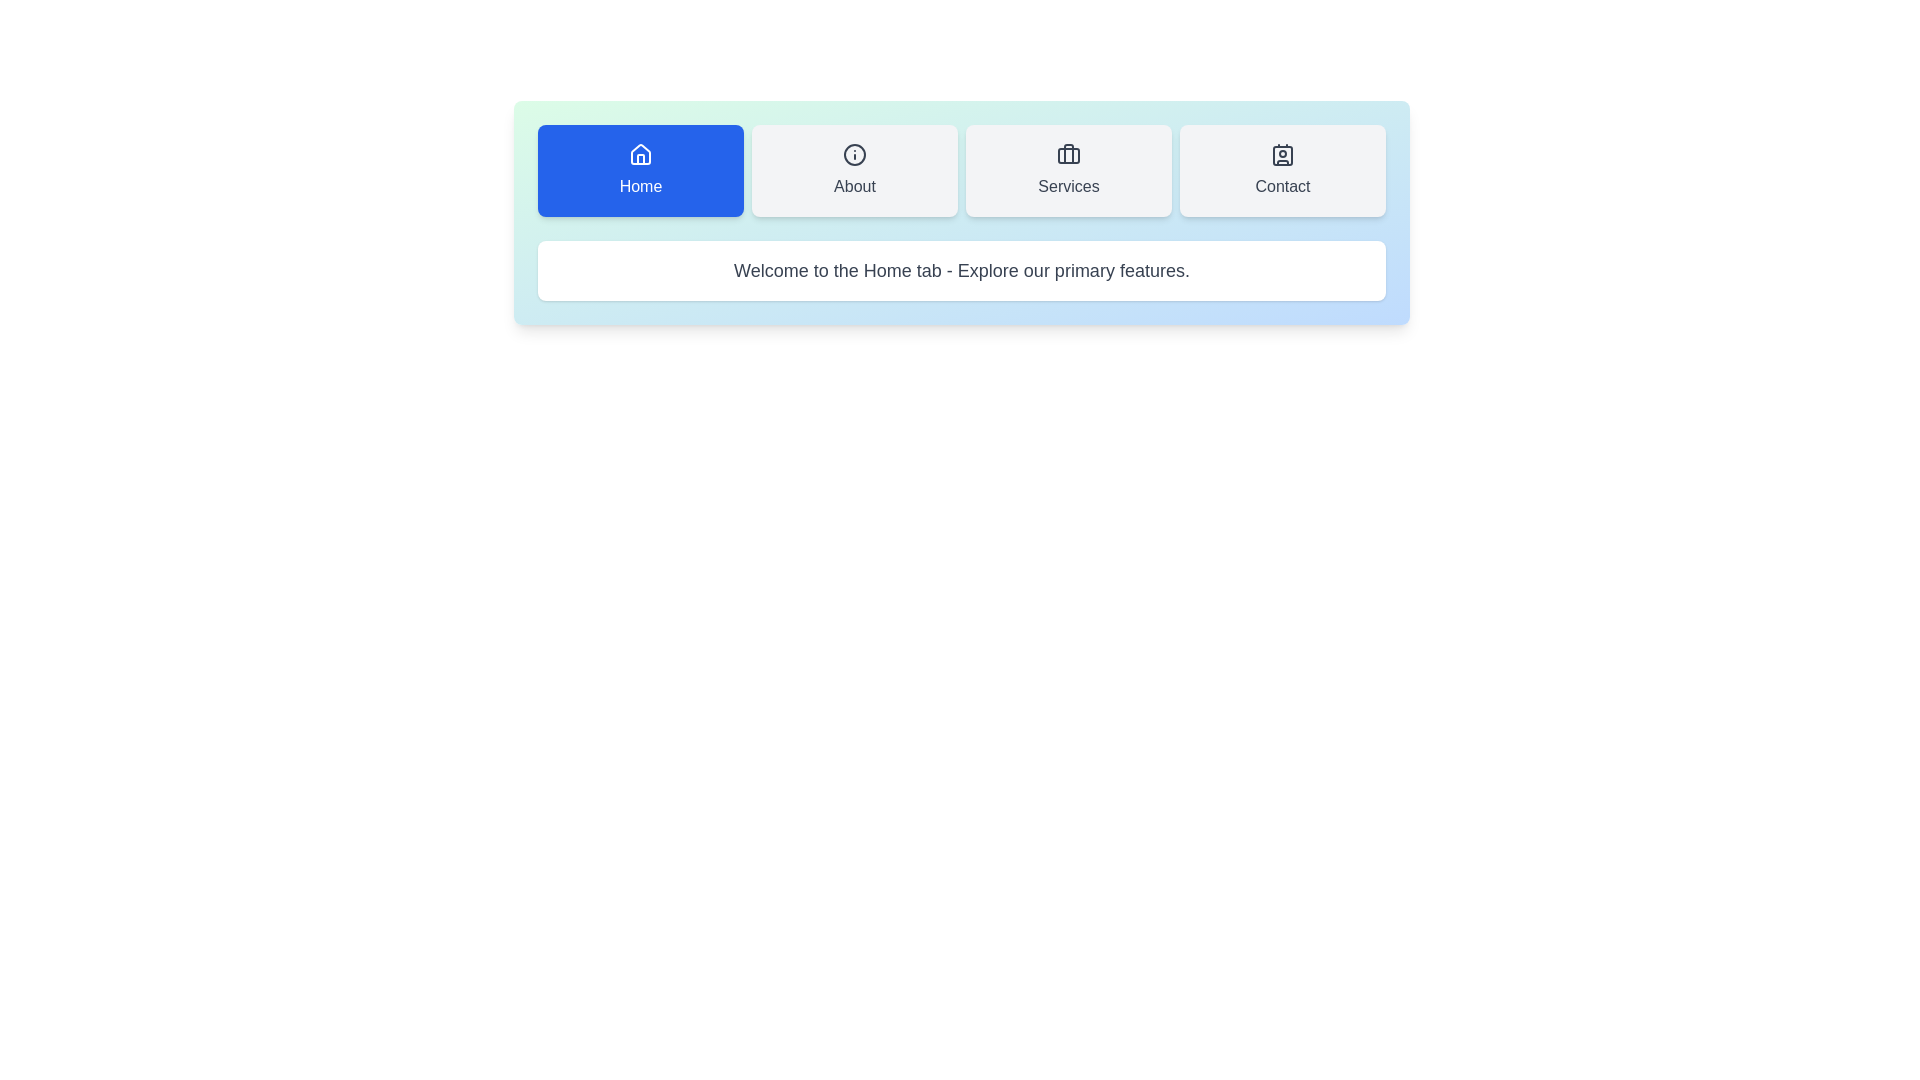 The width and height of the screenshot is (1920, 1080). I want to click on the 'About' button, so click(854, 169).